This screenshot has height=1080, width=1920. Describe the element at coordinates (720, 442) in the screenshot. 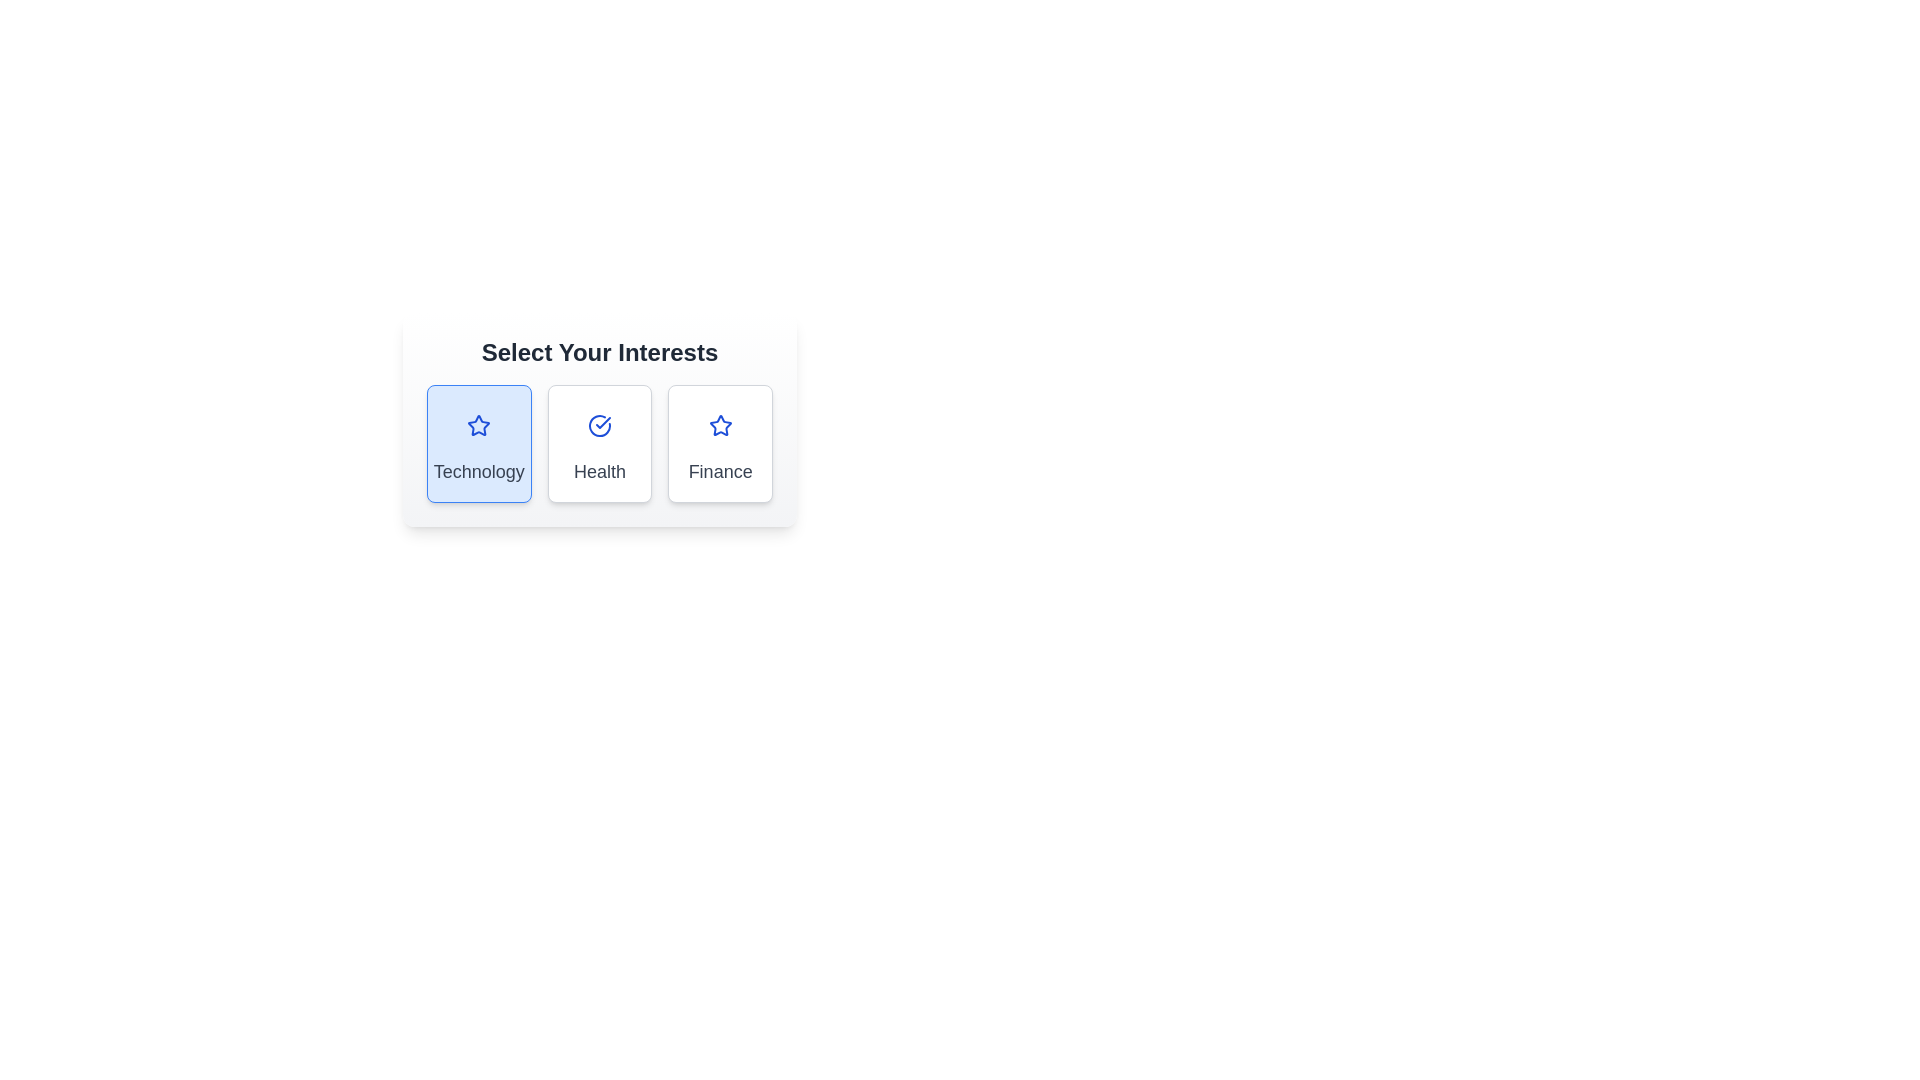

I see `the category Finance` at that location.